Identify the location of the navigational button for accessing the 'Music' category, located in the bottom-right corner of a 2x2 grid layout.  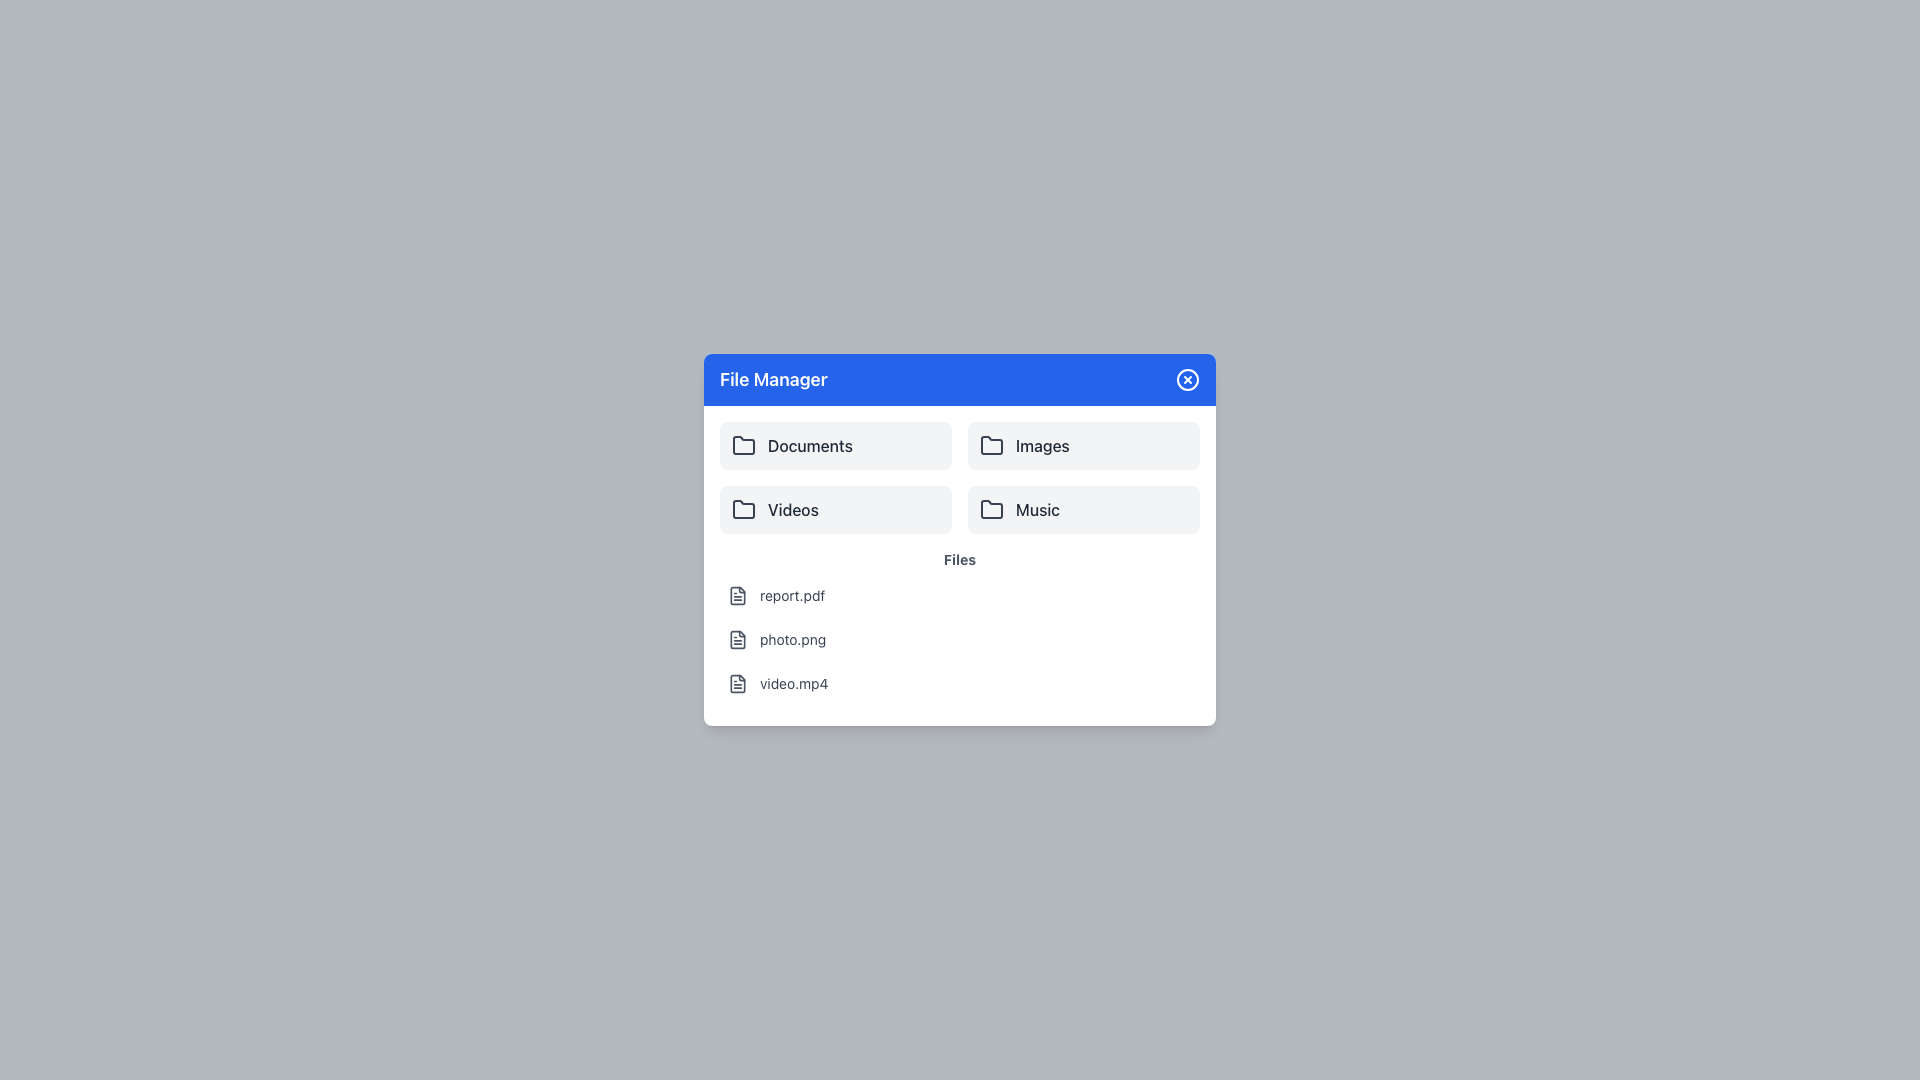
(1083, 508).